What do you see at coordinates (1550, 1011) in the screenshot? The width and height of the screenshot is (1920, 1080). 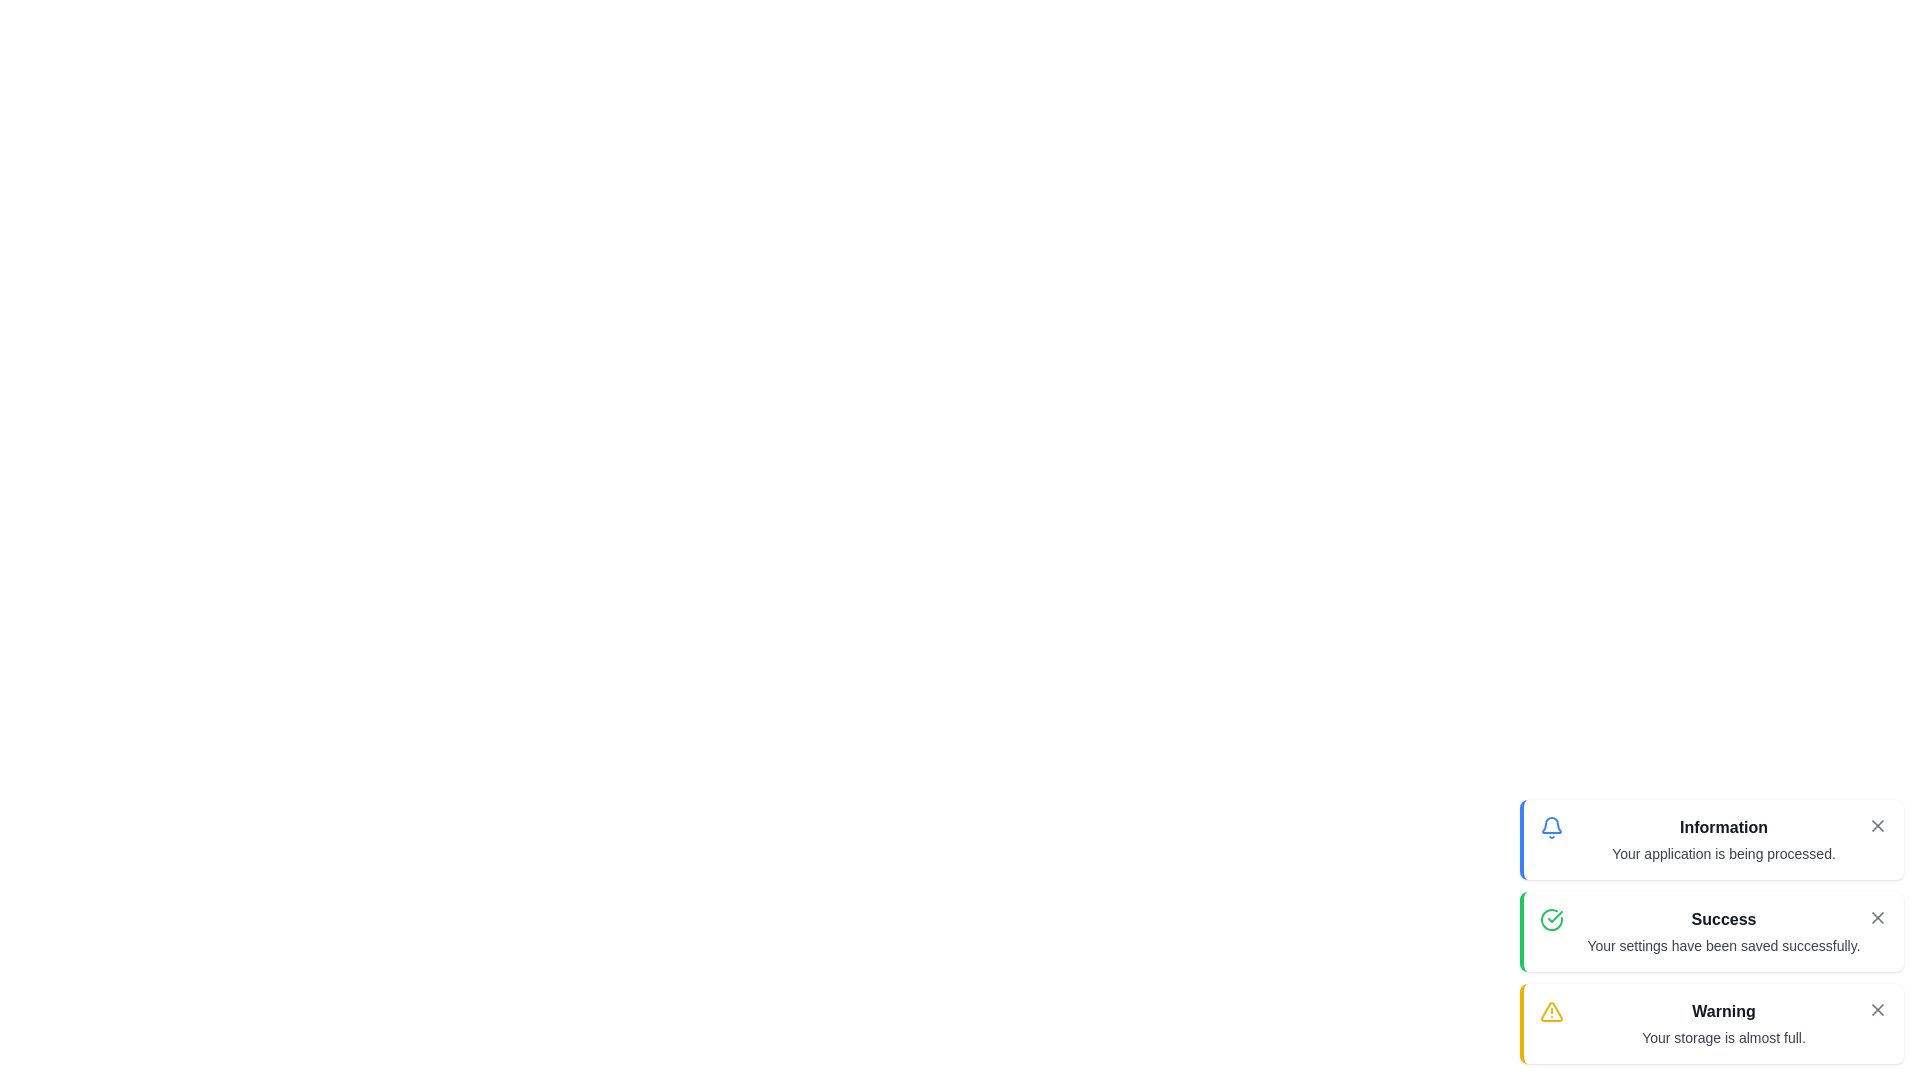 I see `the icon representing the snackbar type warning` at bounding box center [1550, 1011].